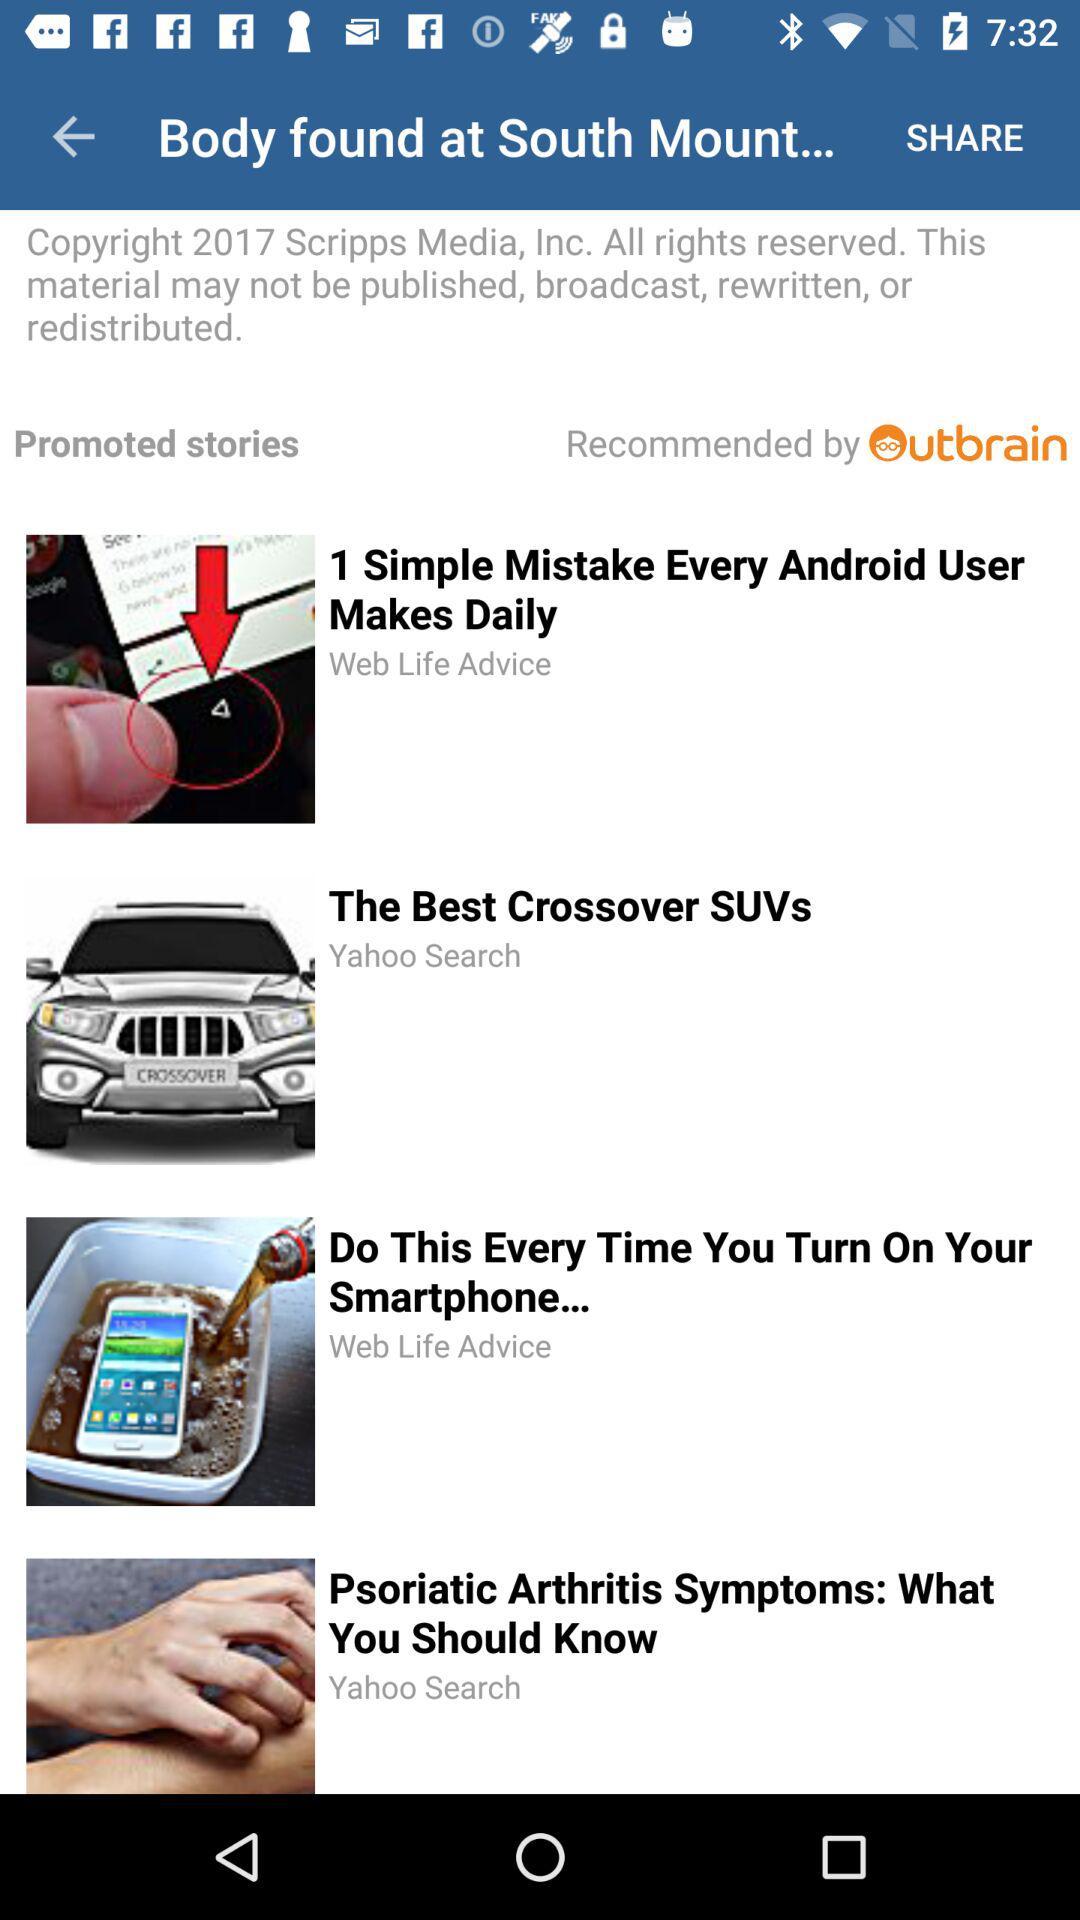 The width and height of the screenshot is (1080, 1920). What do you see at coordinates (966, 441) in the screenshot?
I see `link to advertisement` at bounding box center [966, 441].